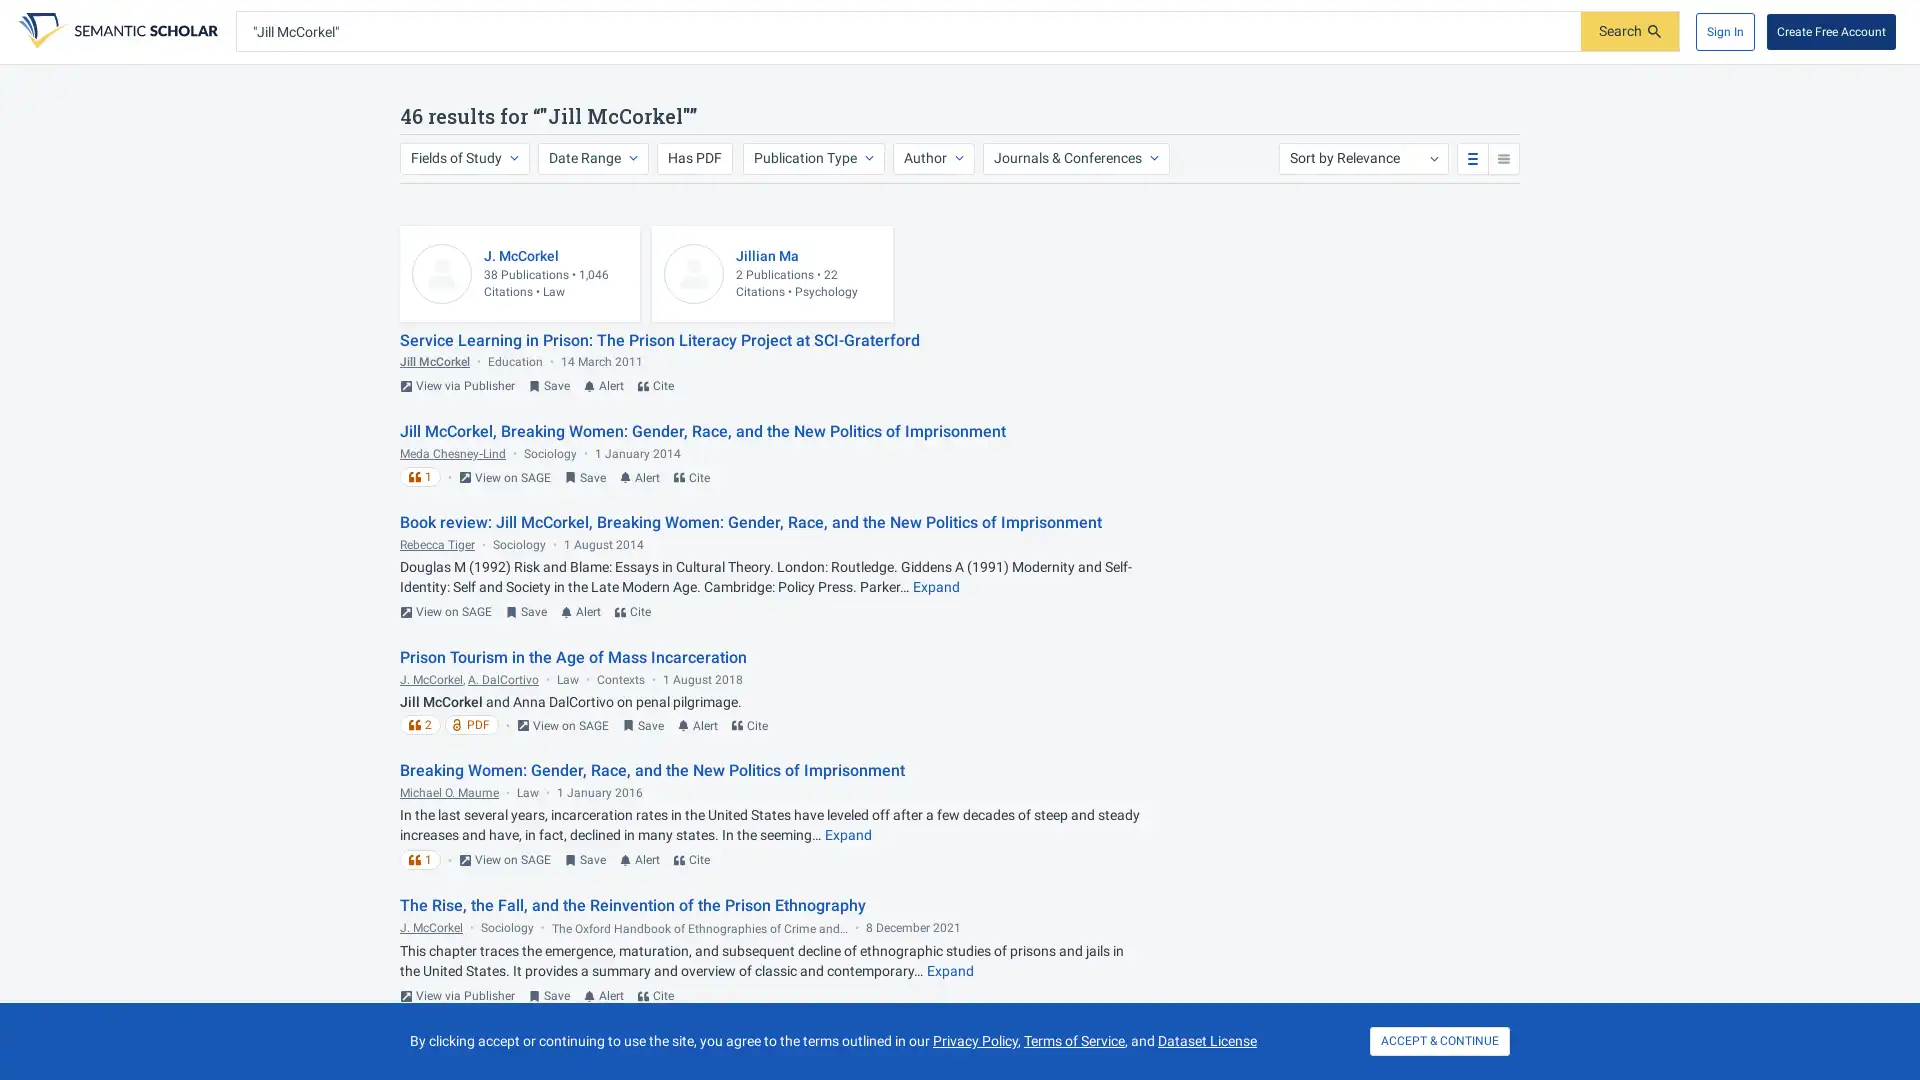  What do you see at coordinates (1724, 31) in the screenshot?
I see `Sign In` at bounding box center [1724, 31].